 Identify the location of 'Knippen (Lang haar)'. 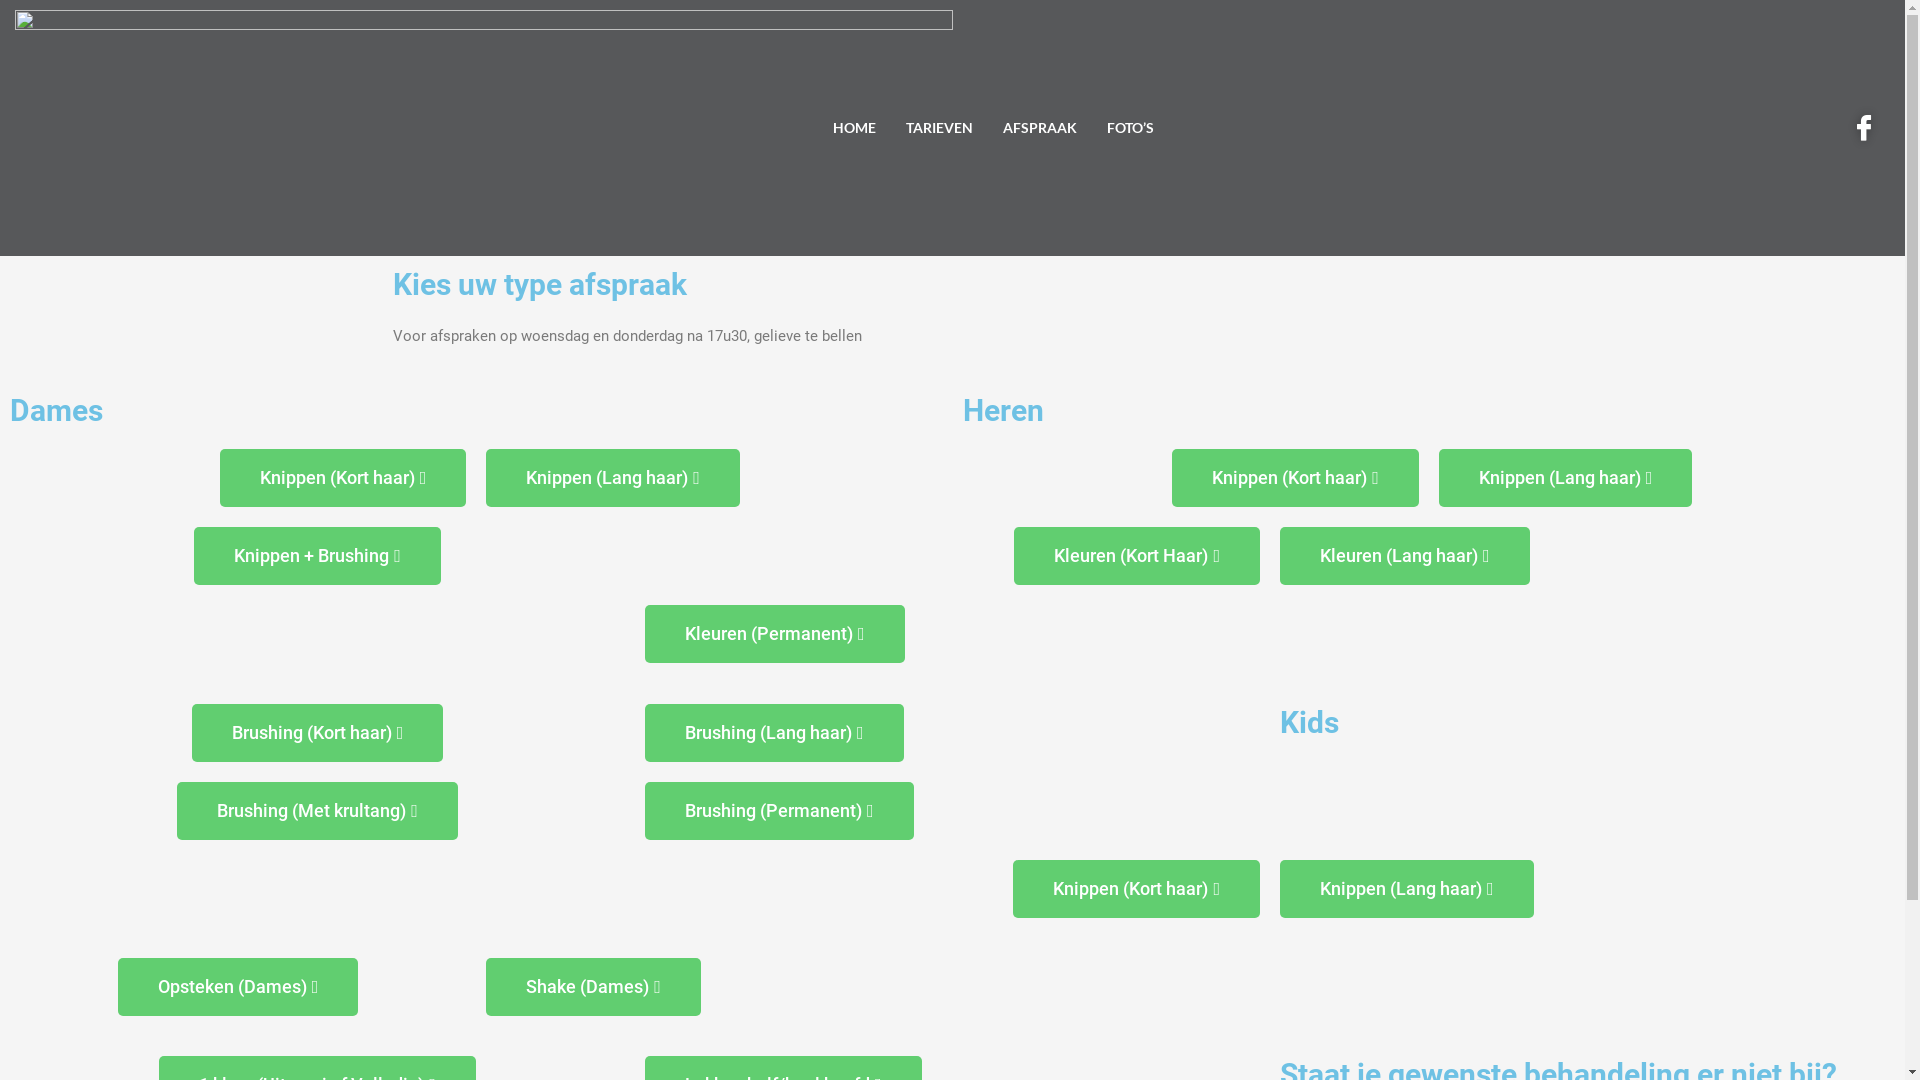
(612, 478).